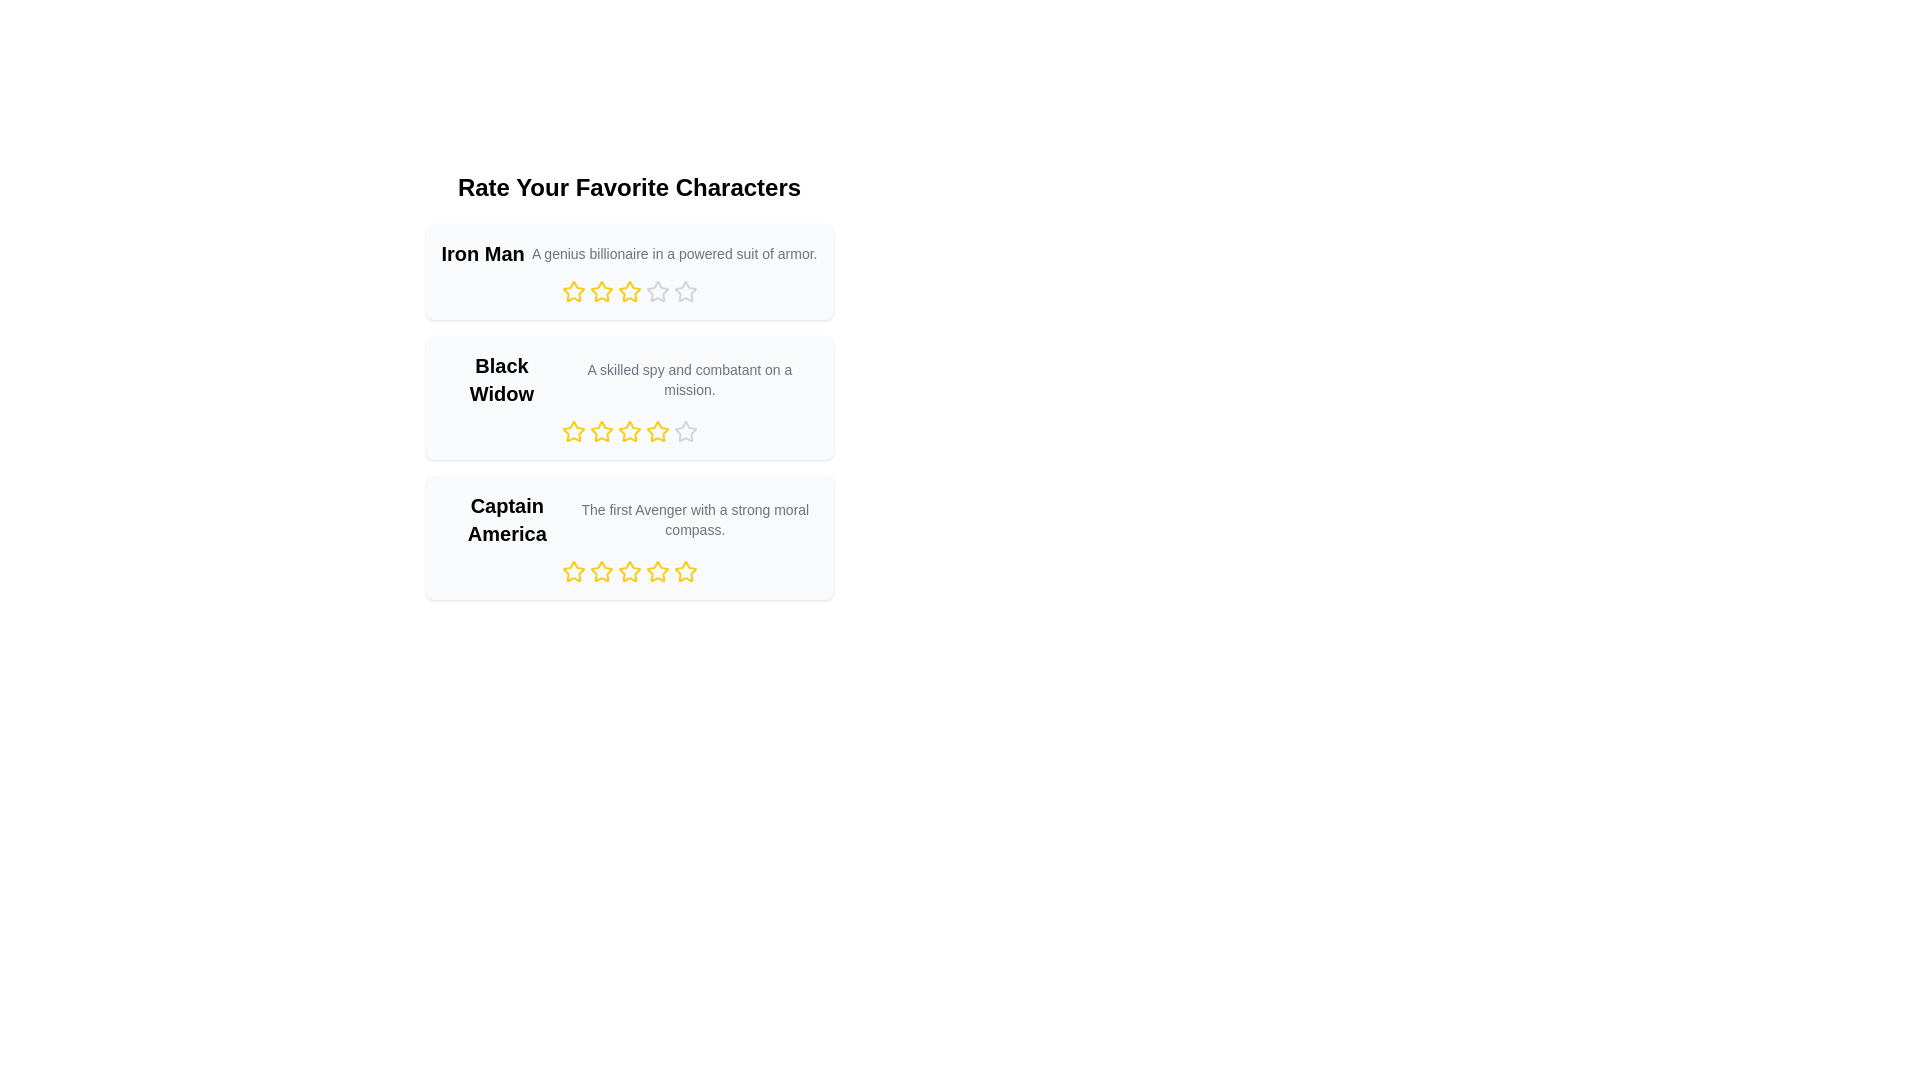 The height and width of the screenshot is (1080, 1920). I want to click on the first star icon used for rating, so click(572, 571).